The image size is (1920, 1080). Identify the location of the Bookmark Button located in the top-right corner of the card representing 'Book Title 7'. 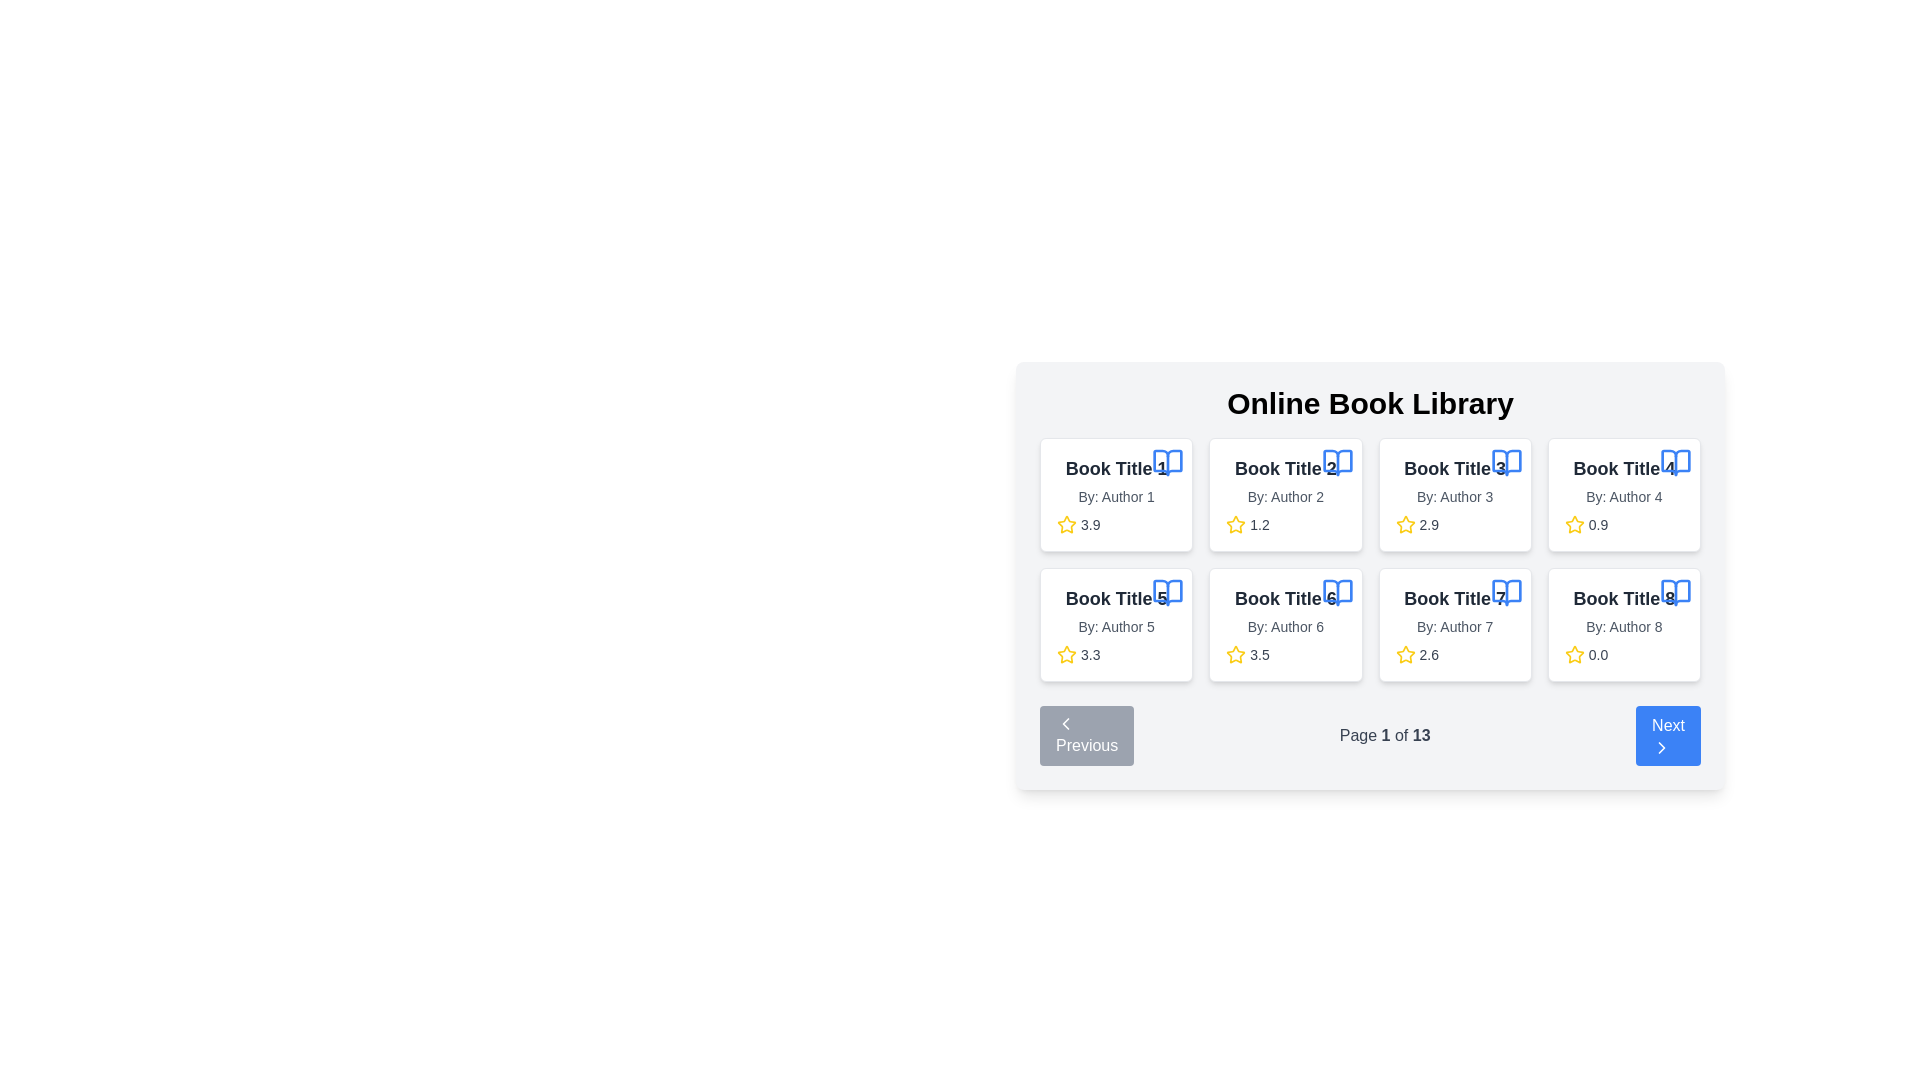
(1506, 592).